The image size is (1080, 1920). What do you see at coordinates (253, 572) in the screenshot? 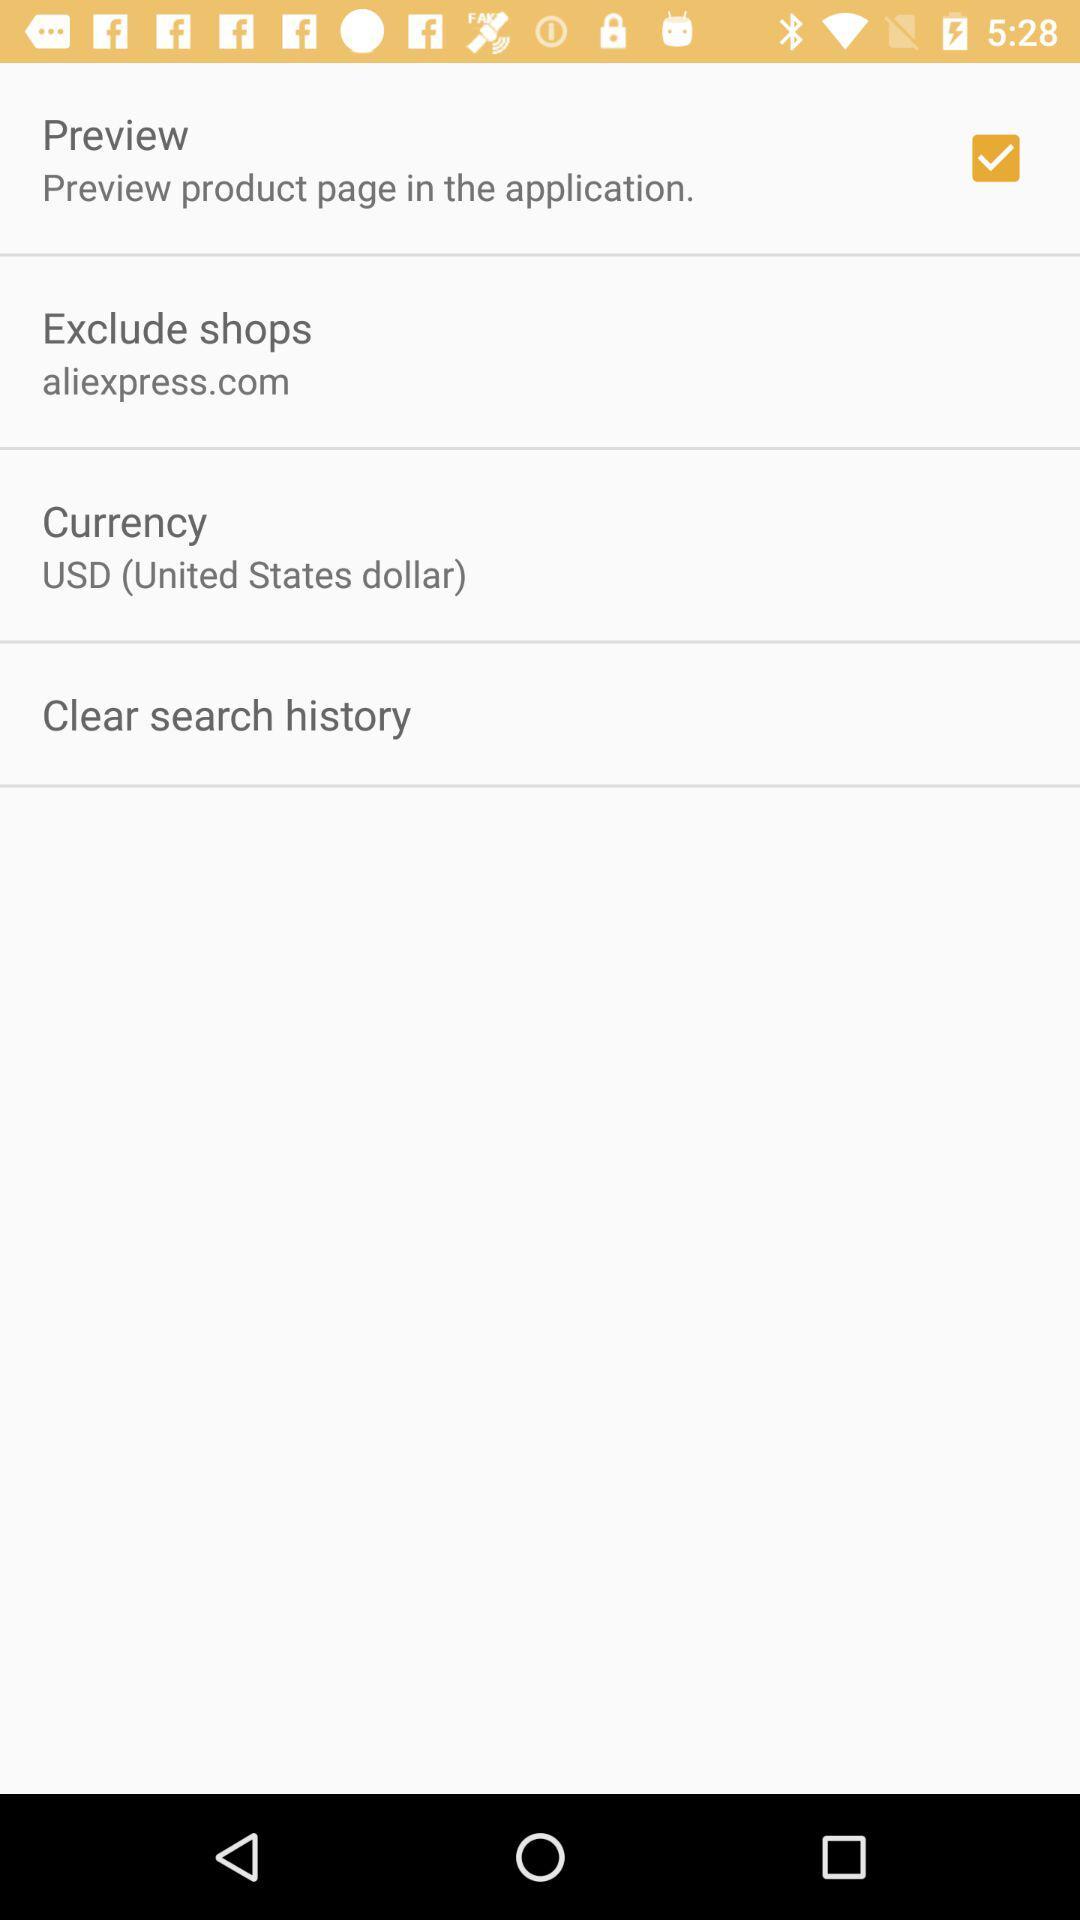
I see `usd united states` at bounding box center [253, 572].